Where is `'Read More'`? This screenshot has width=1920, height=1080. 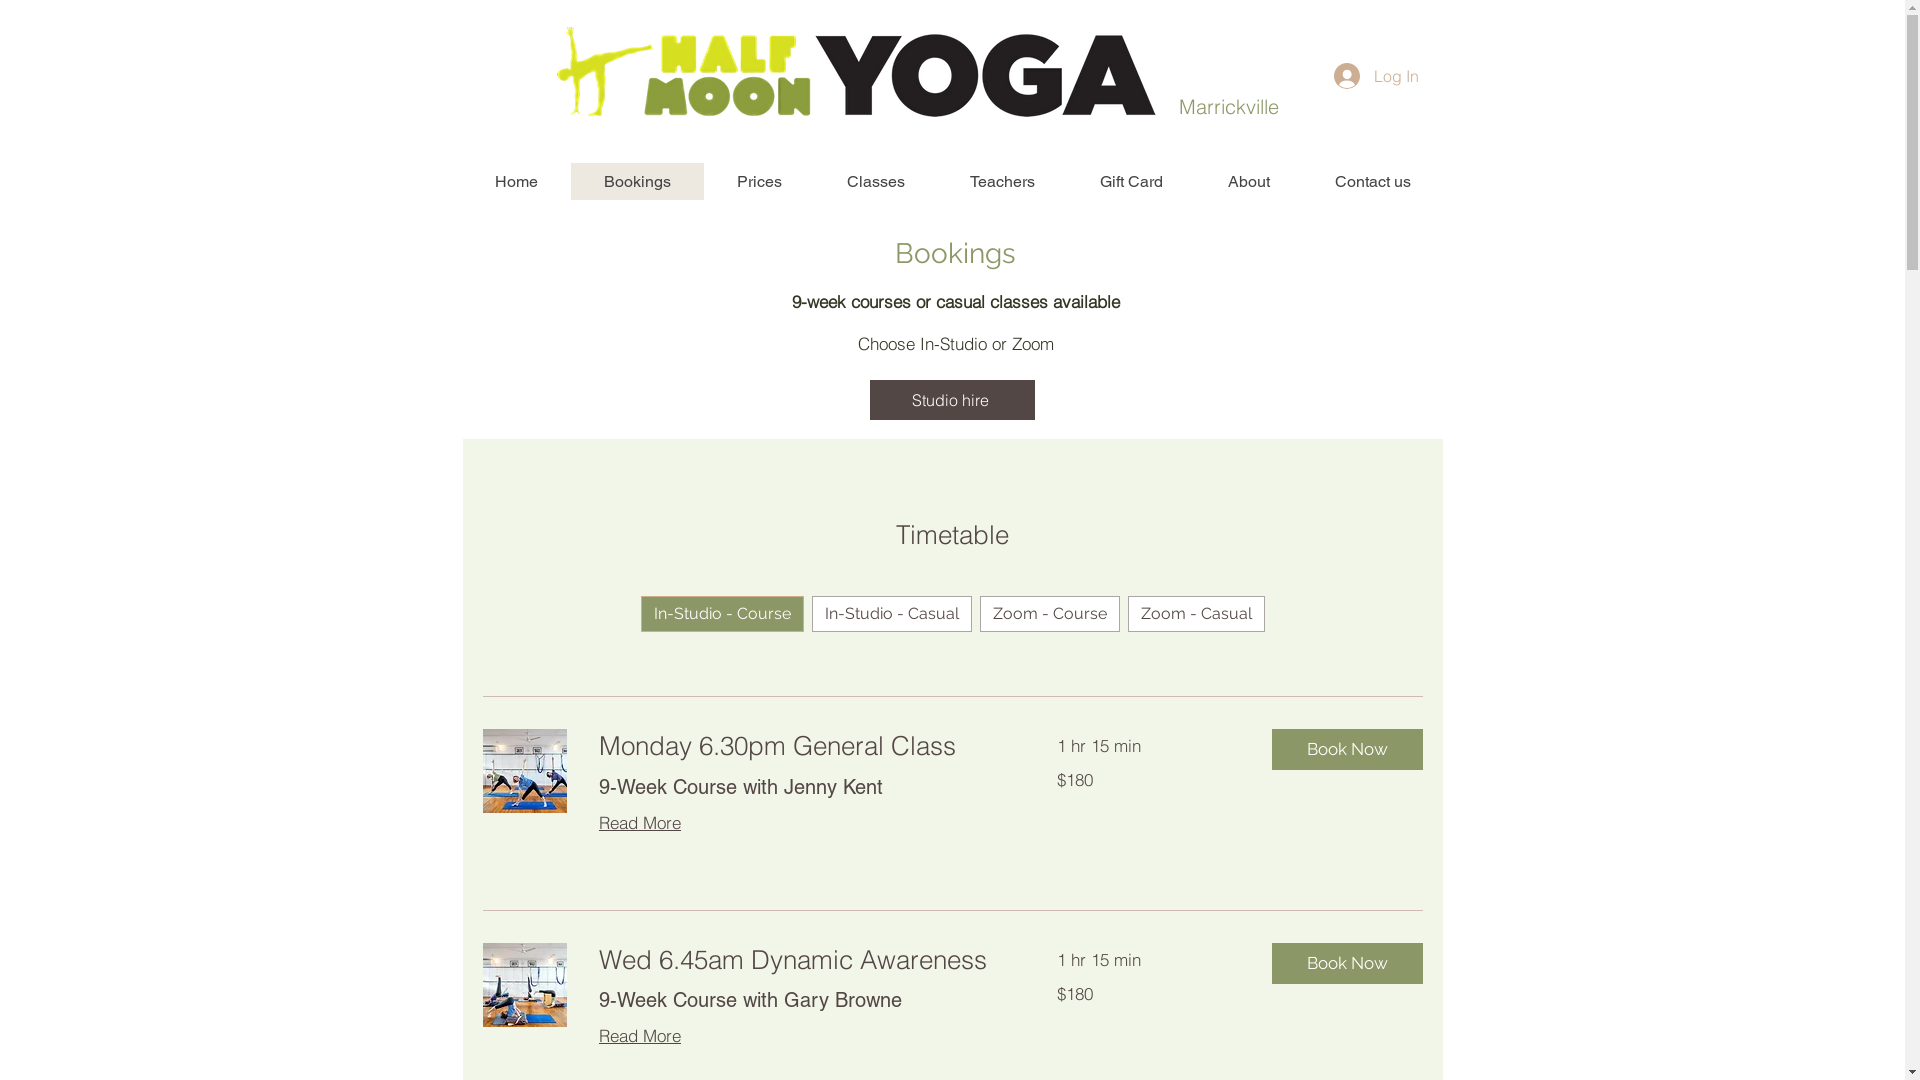
'Read More' is located at coordinates (637, 1035).